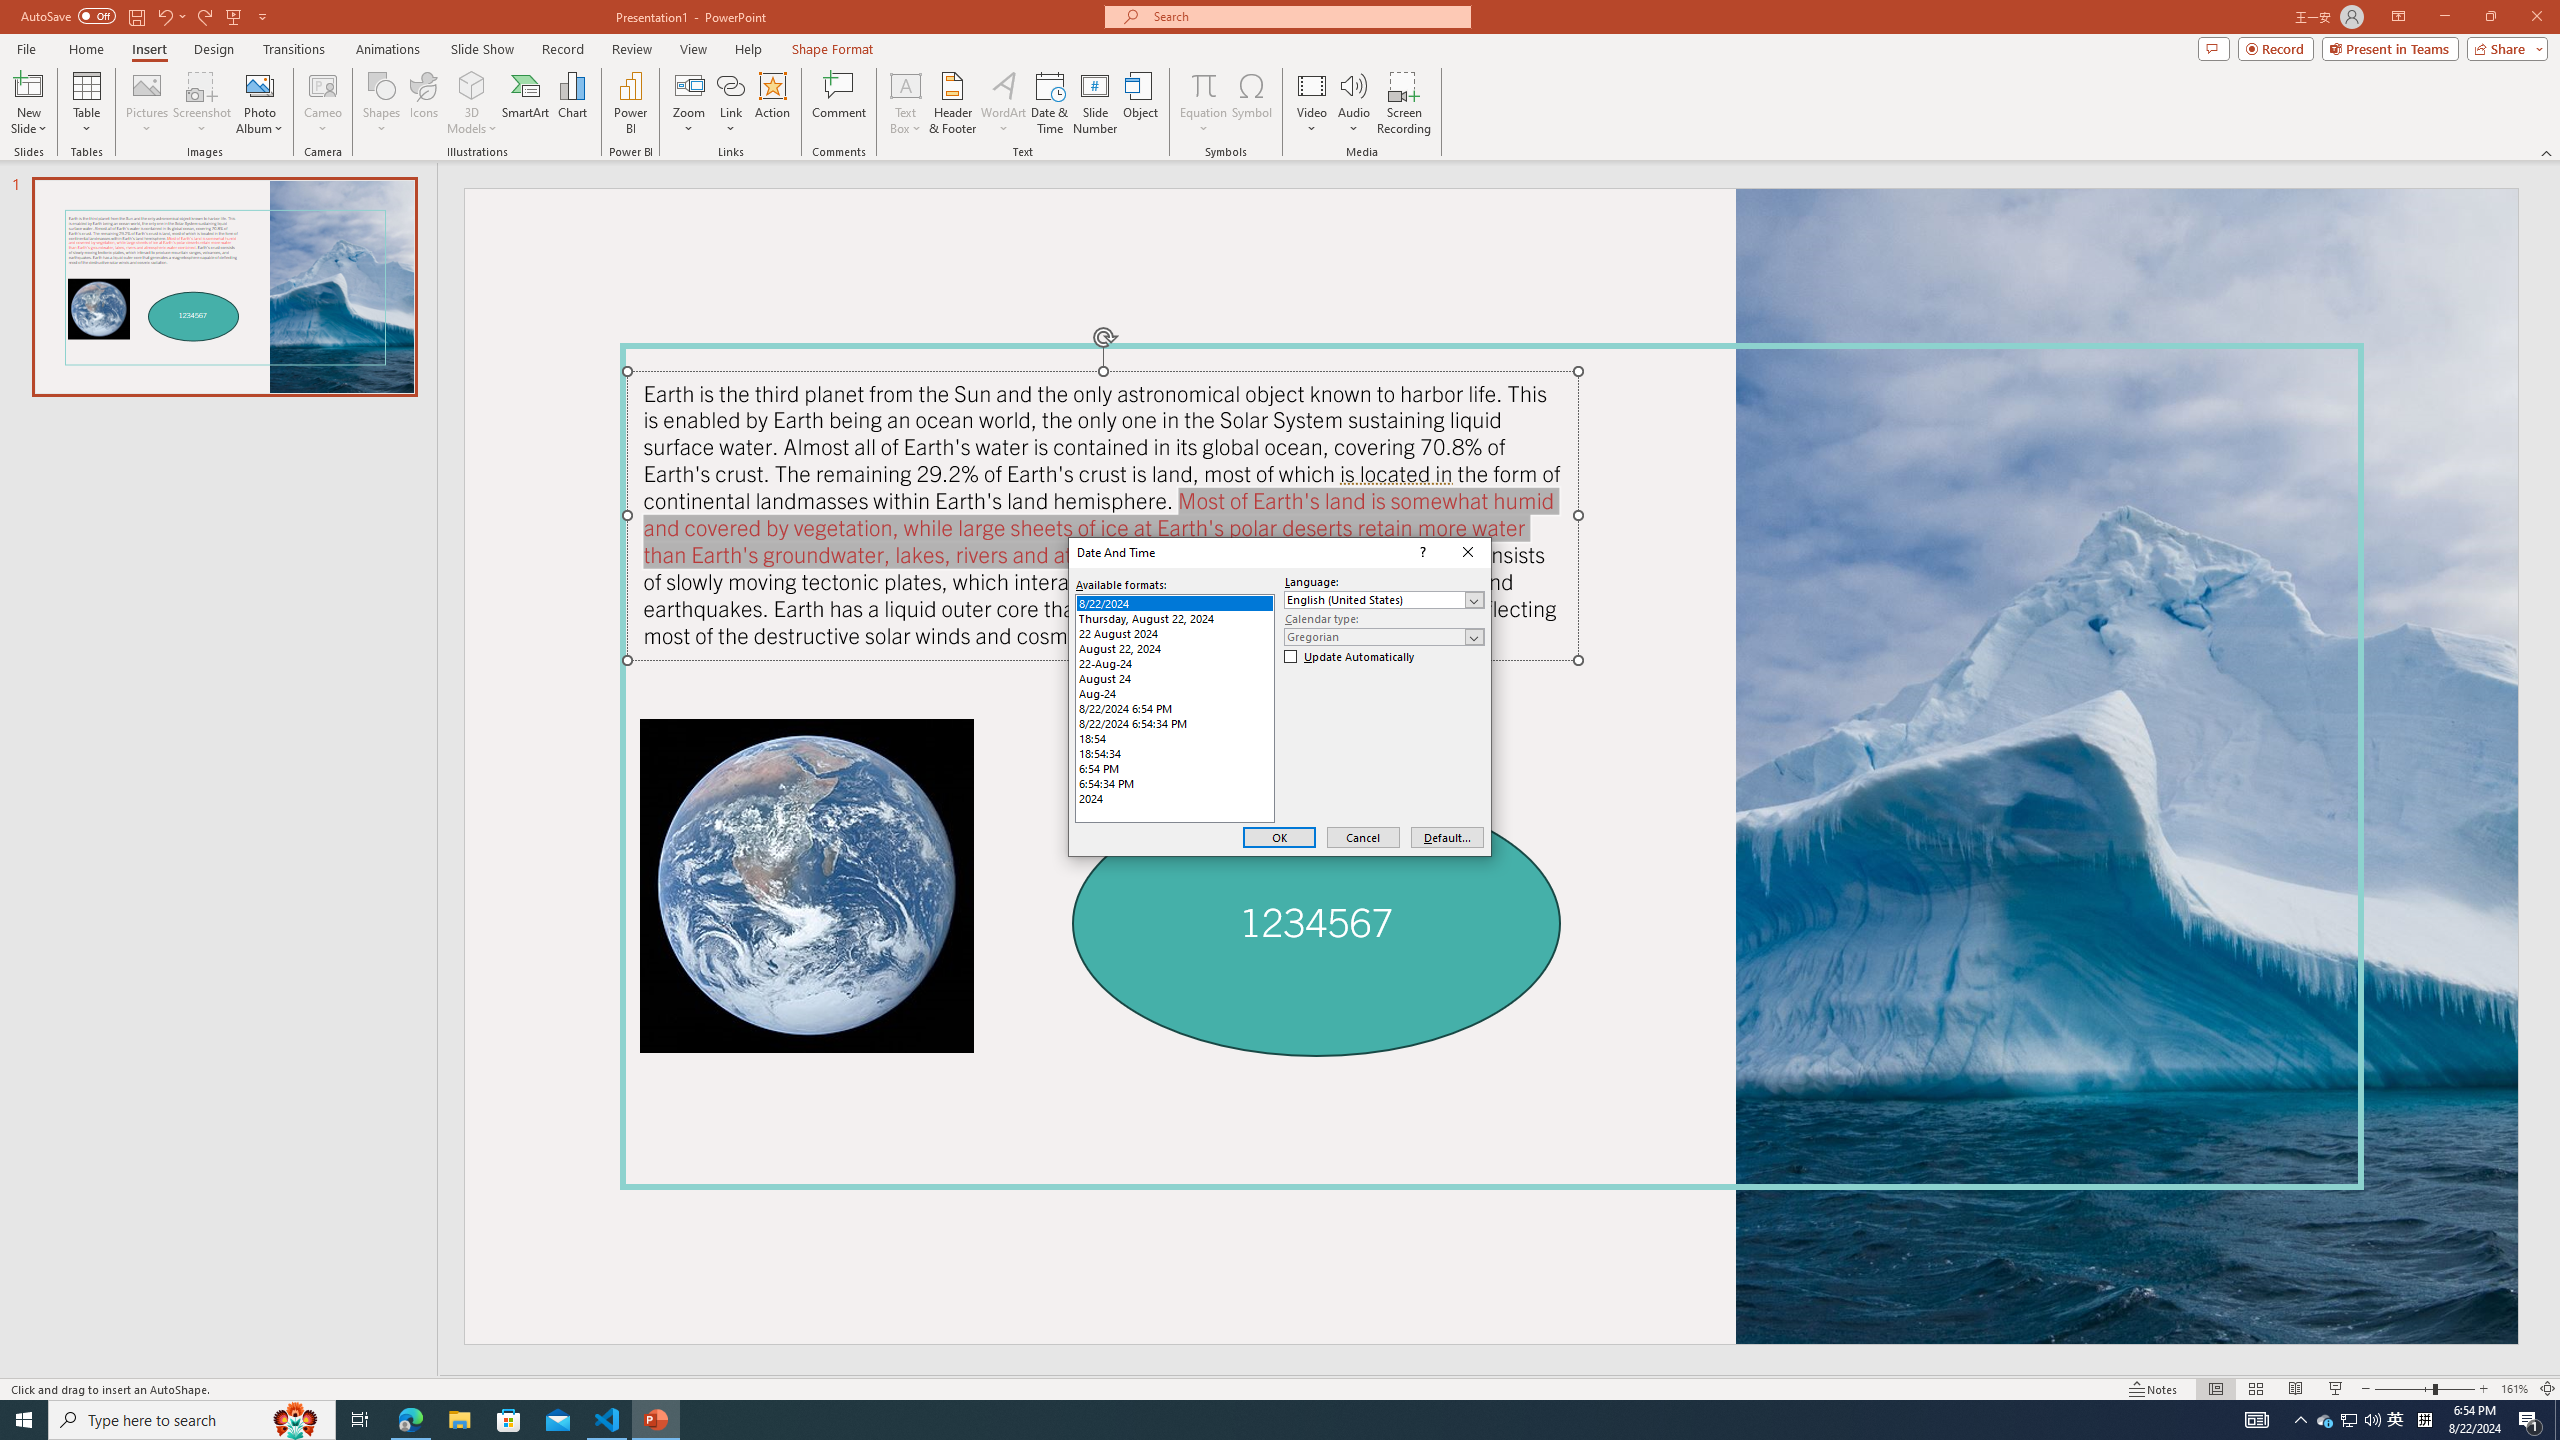 The image size is (2560, 1440). I want to click on 'Zoom 161%', so click(2515, 1389).